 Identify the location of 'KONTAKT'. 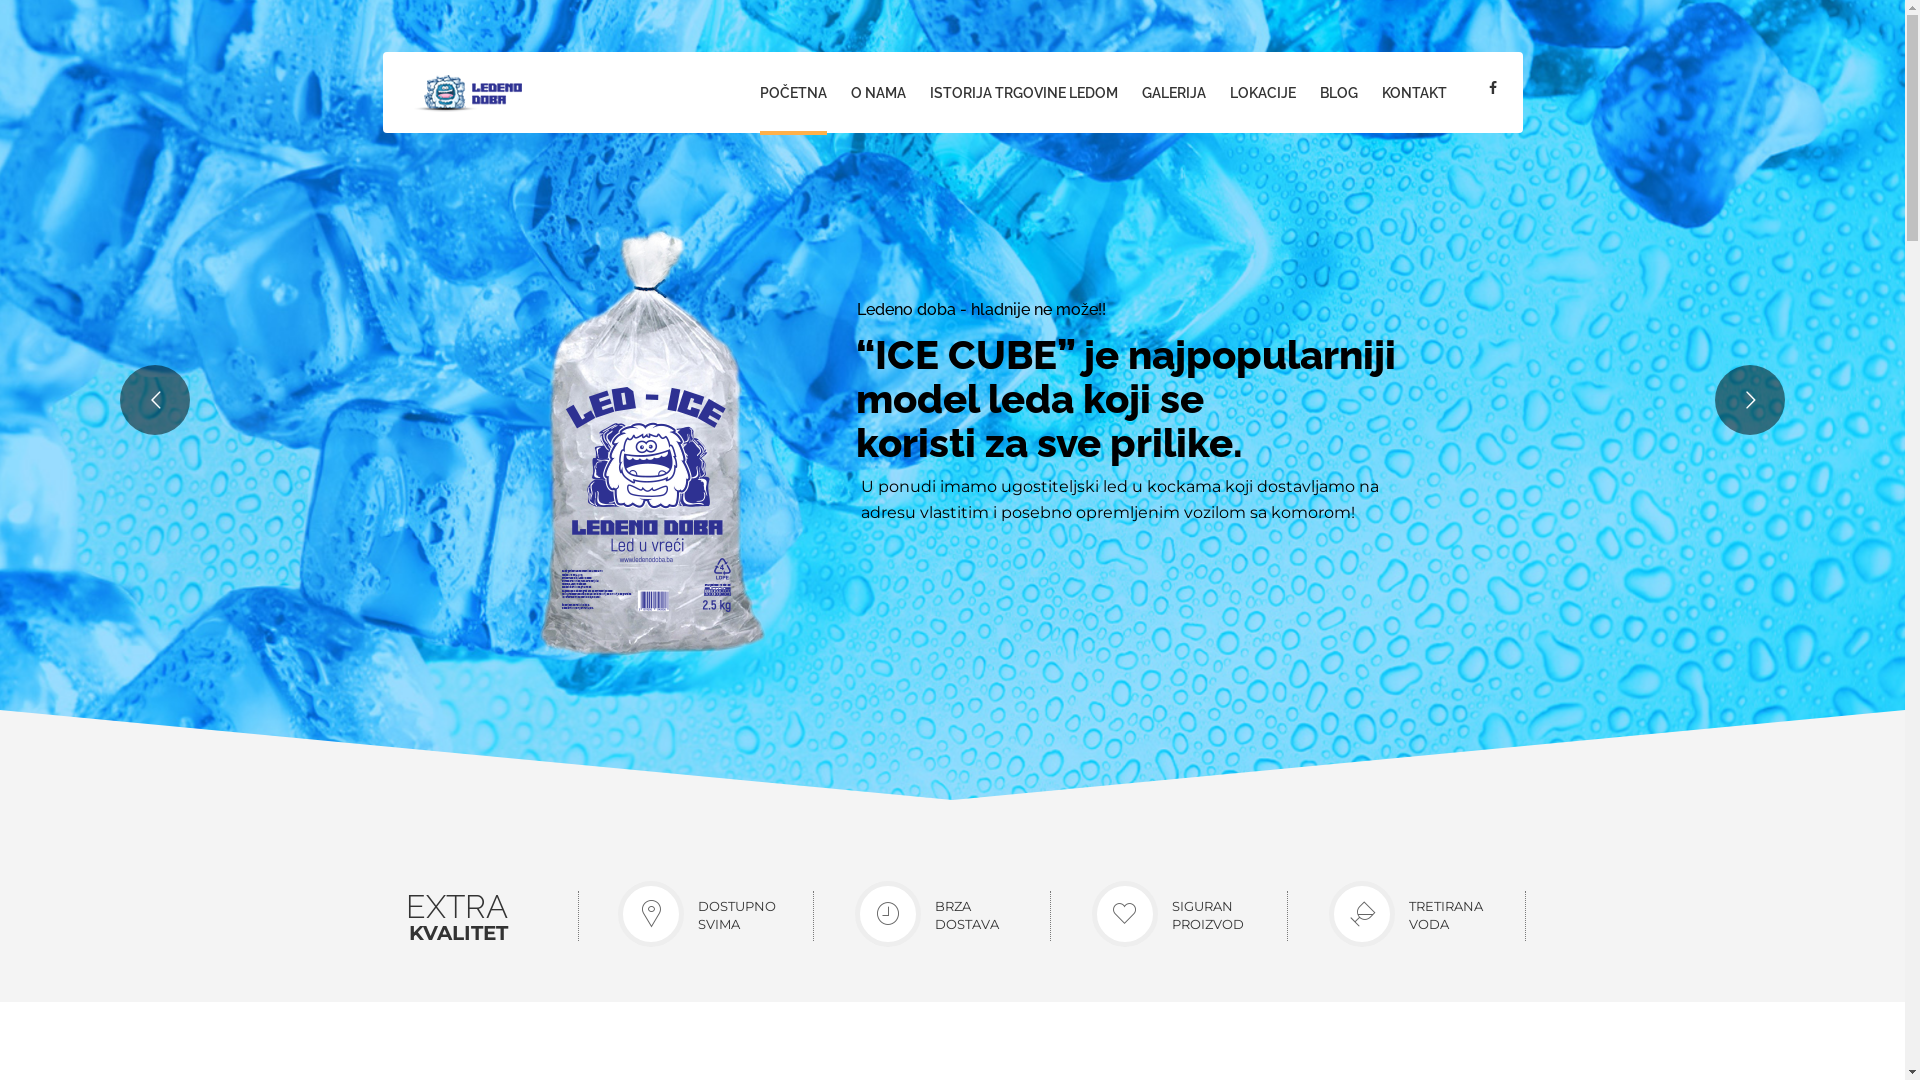
(1413, 93).